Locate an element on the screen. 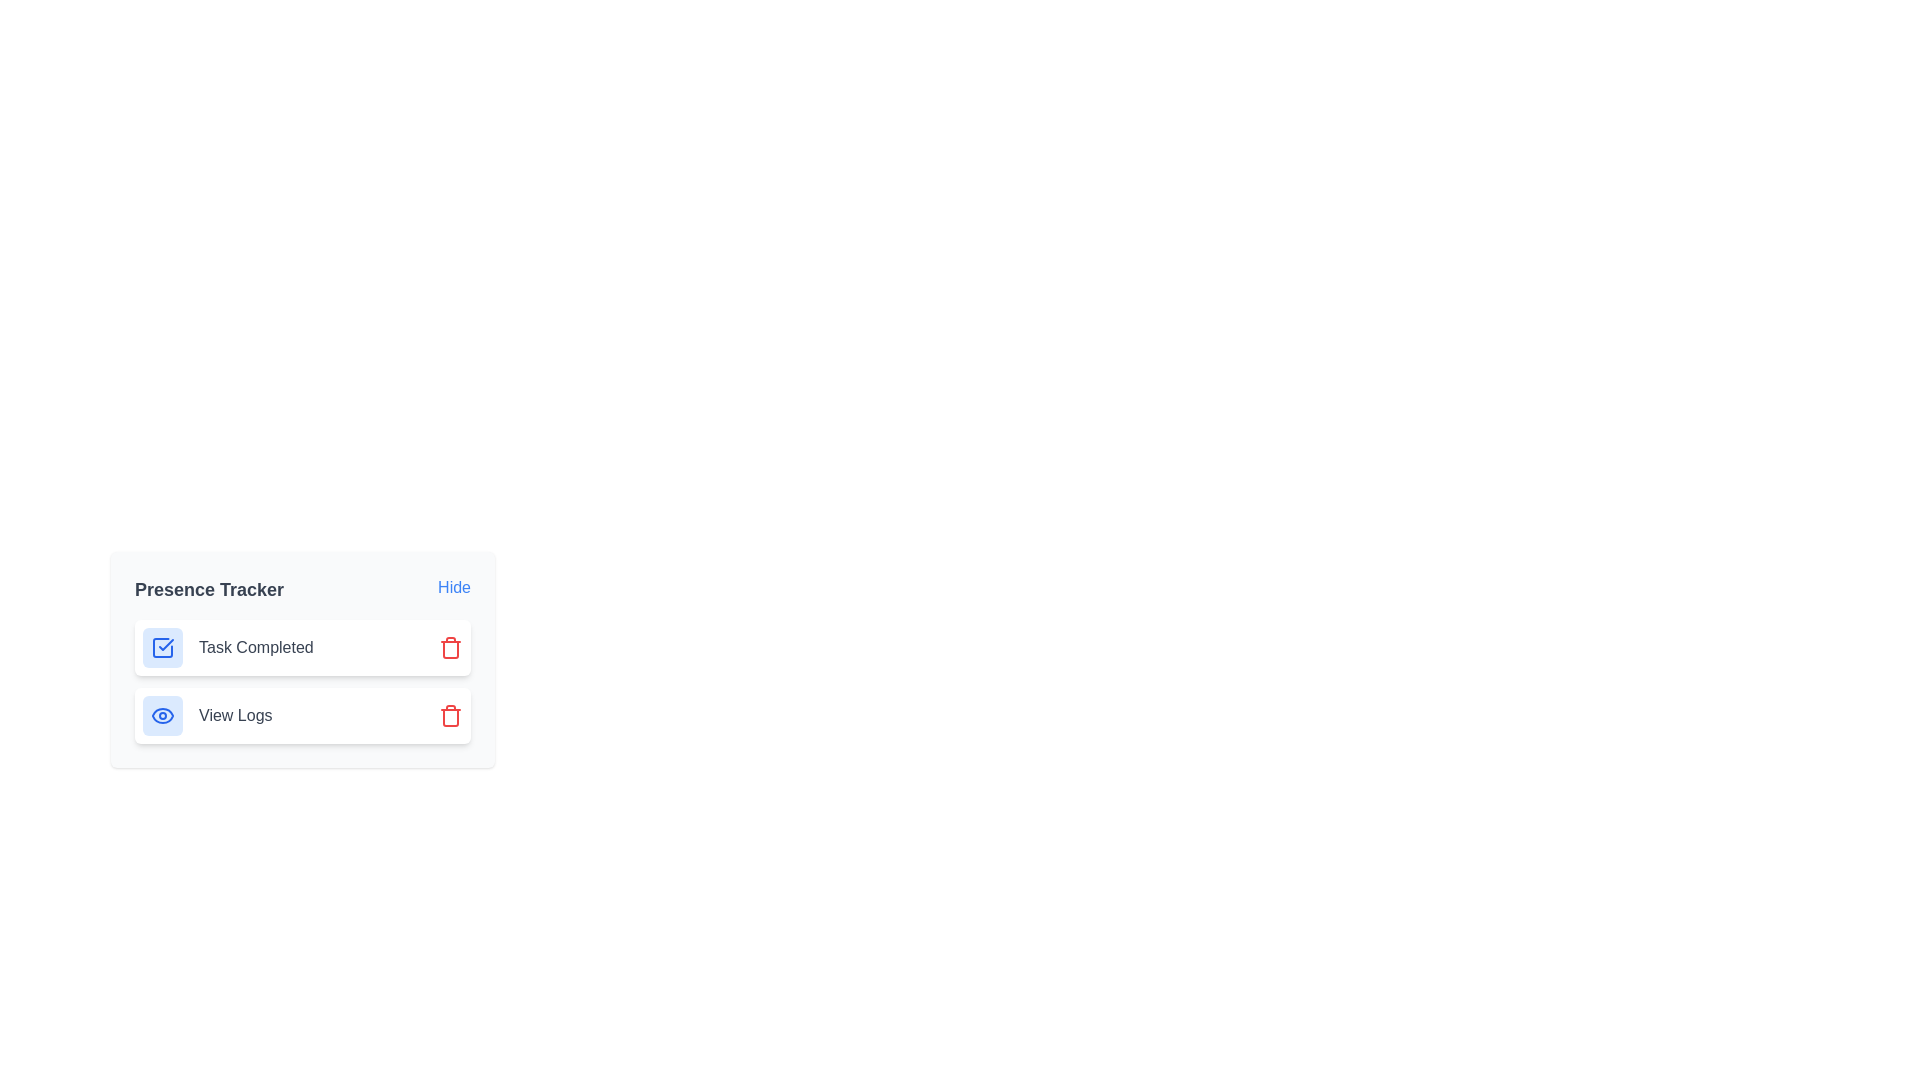  the blue eye icon located to the left of the 'View Logs' label in the bottom entry of the list is located at coordinates (163, 715).